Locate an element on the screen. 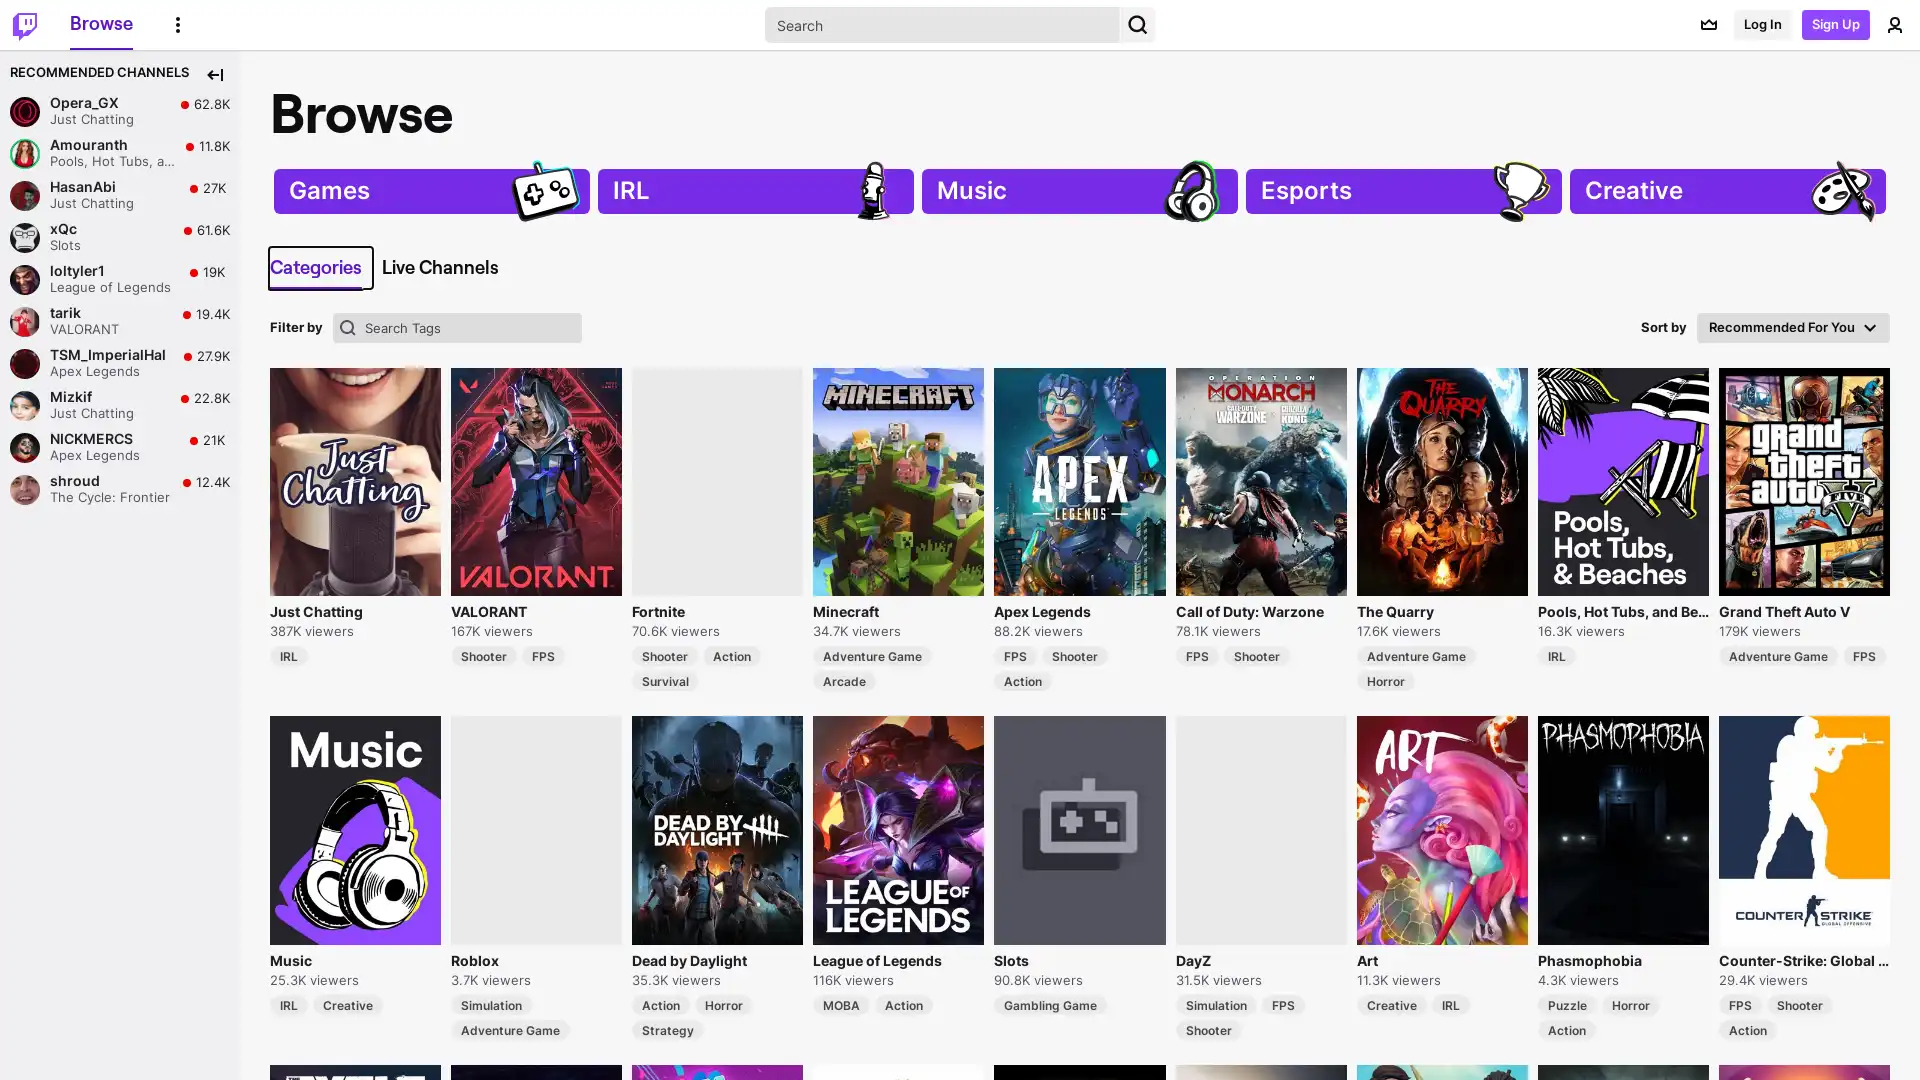 Image resolution: width=1920 pixels, height=1080 pixels. Sign Up is located at coordinates (1836, 24).